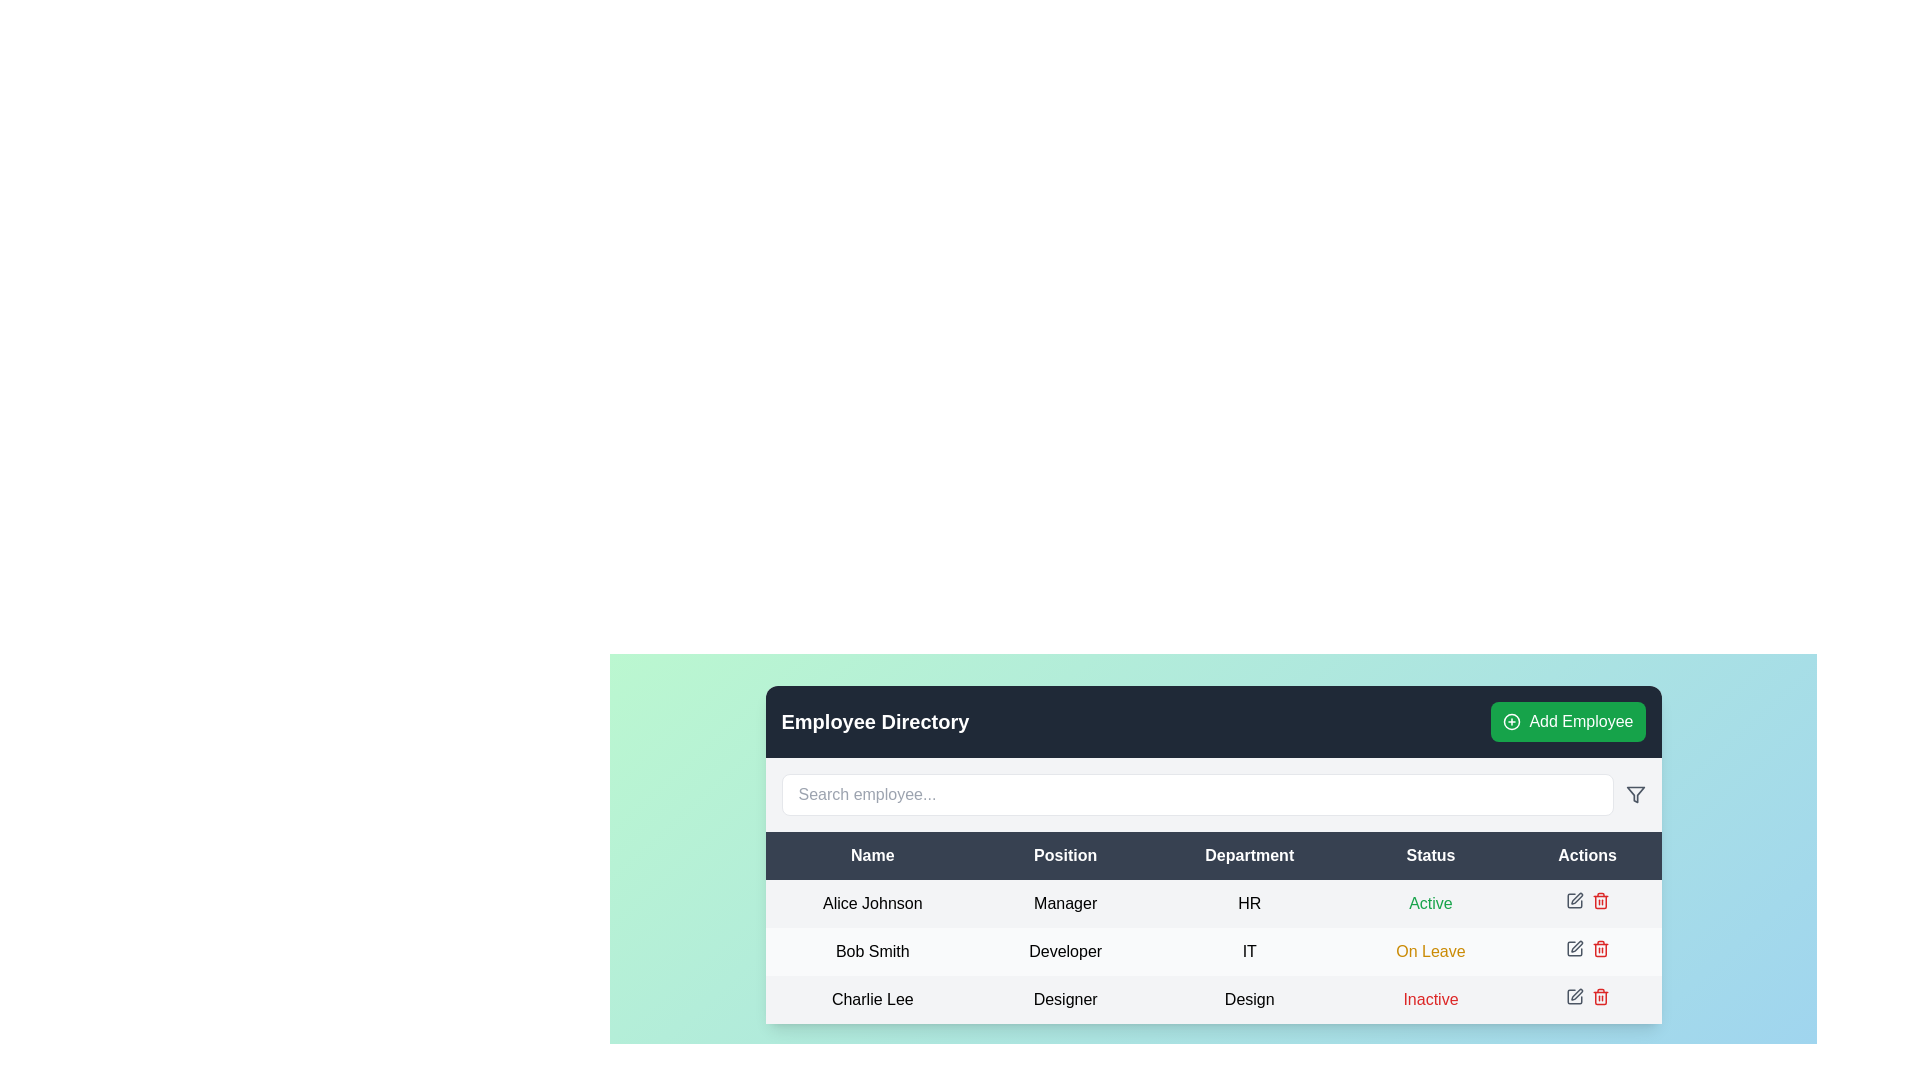 The height and width of the screenshot is (1080, 1920). Describe the element at coordinates (1600, 901) in the screenshot. I see `the delete icon in the 'Actions' column of the third row of the table` at that location.